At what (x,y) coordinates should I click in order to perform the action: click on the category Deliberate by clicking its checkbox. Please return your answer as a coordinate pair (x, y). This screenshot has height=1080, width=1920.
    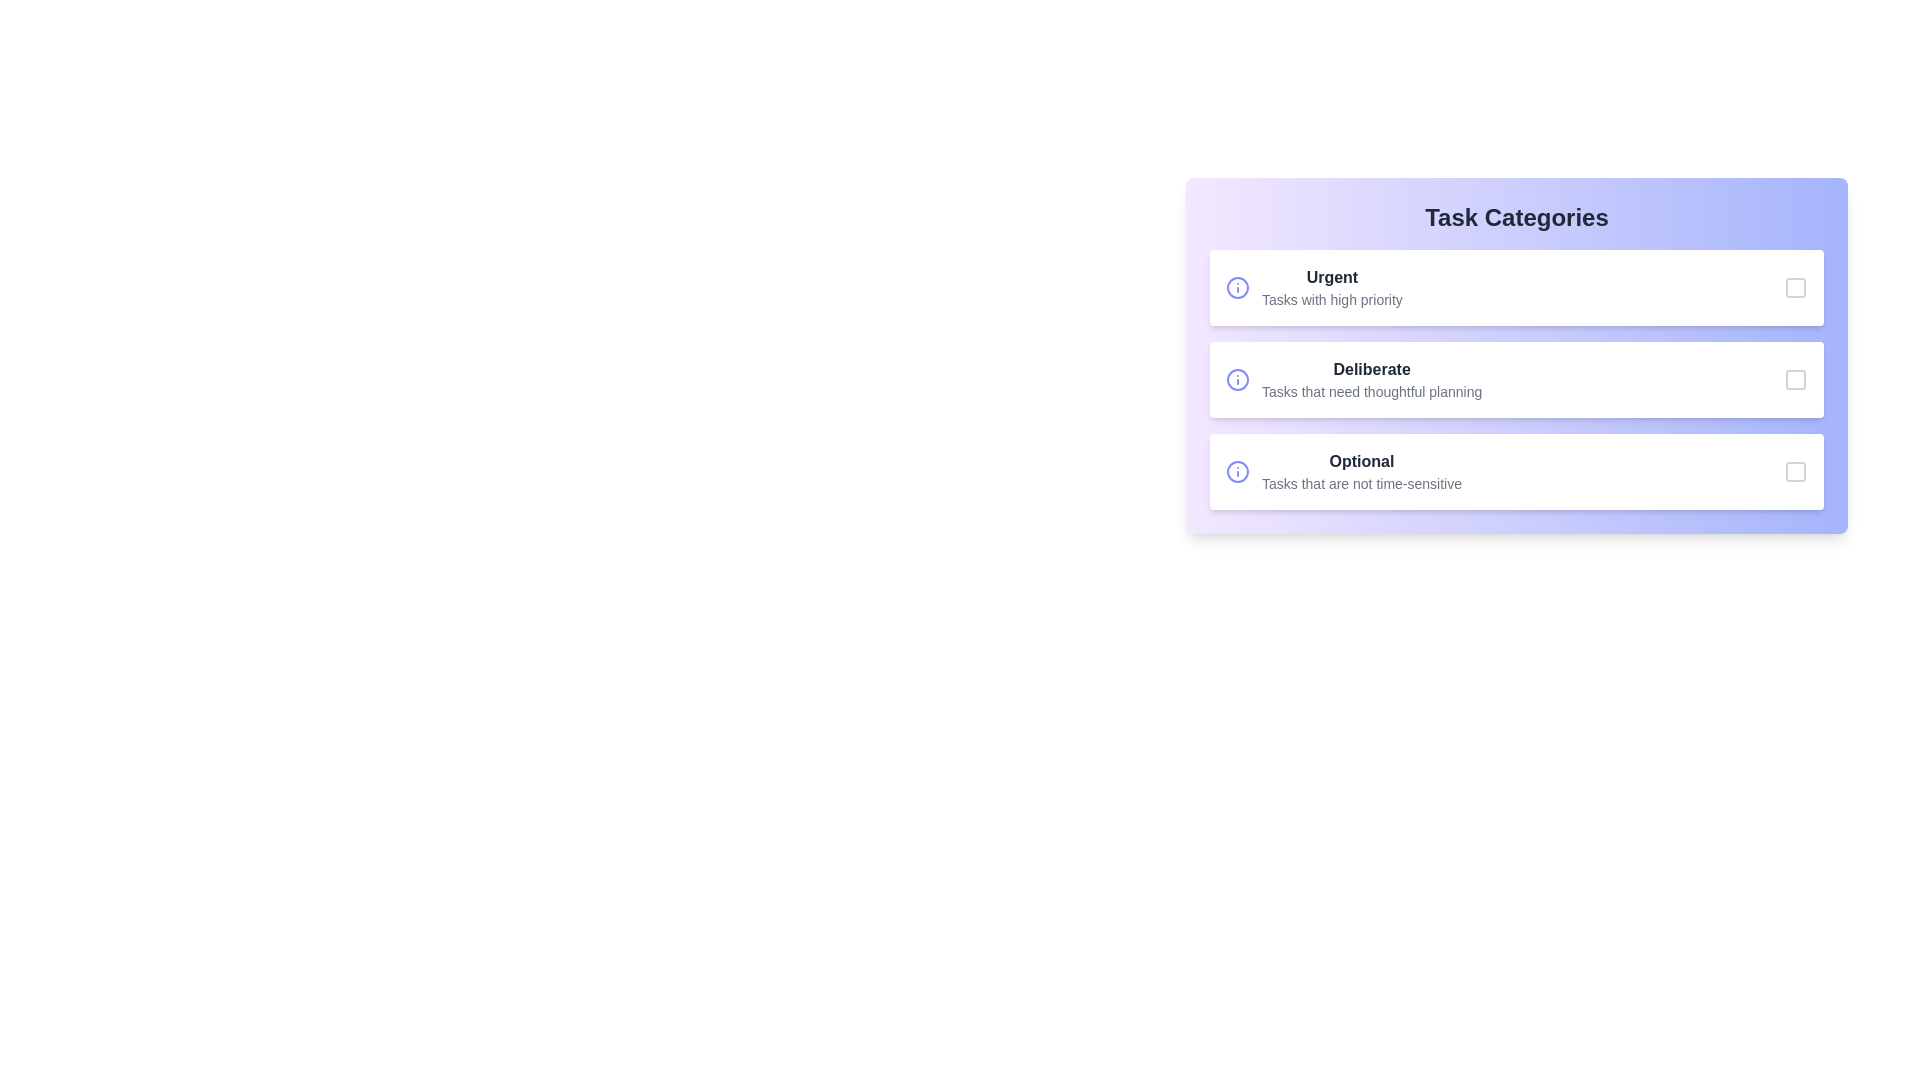
    Looking at the image, I should click on (1795, 380).